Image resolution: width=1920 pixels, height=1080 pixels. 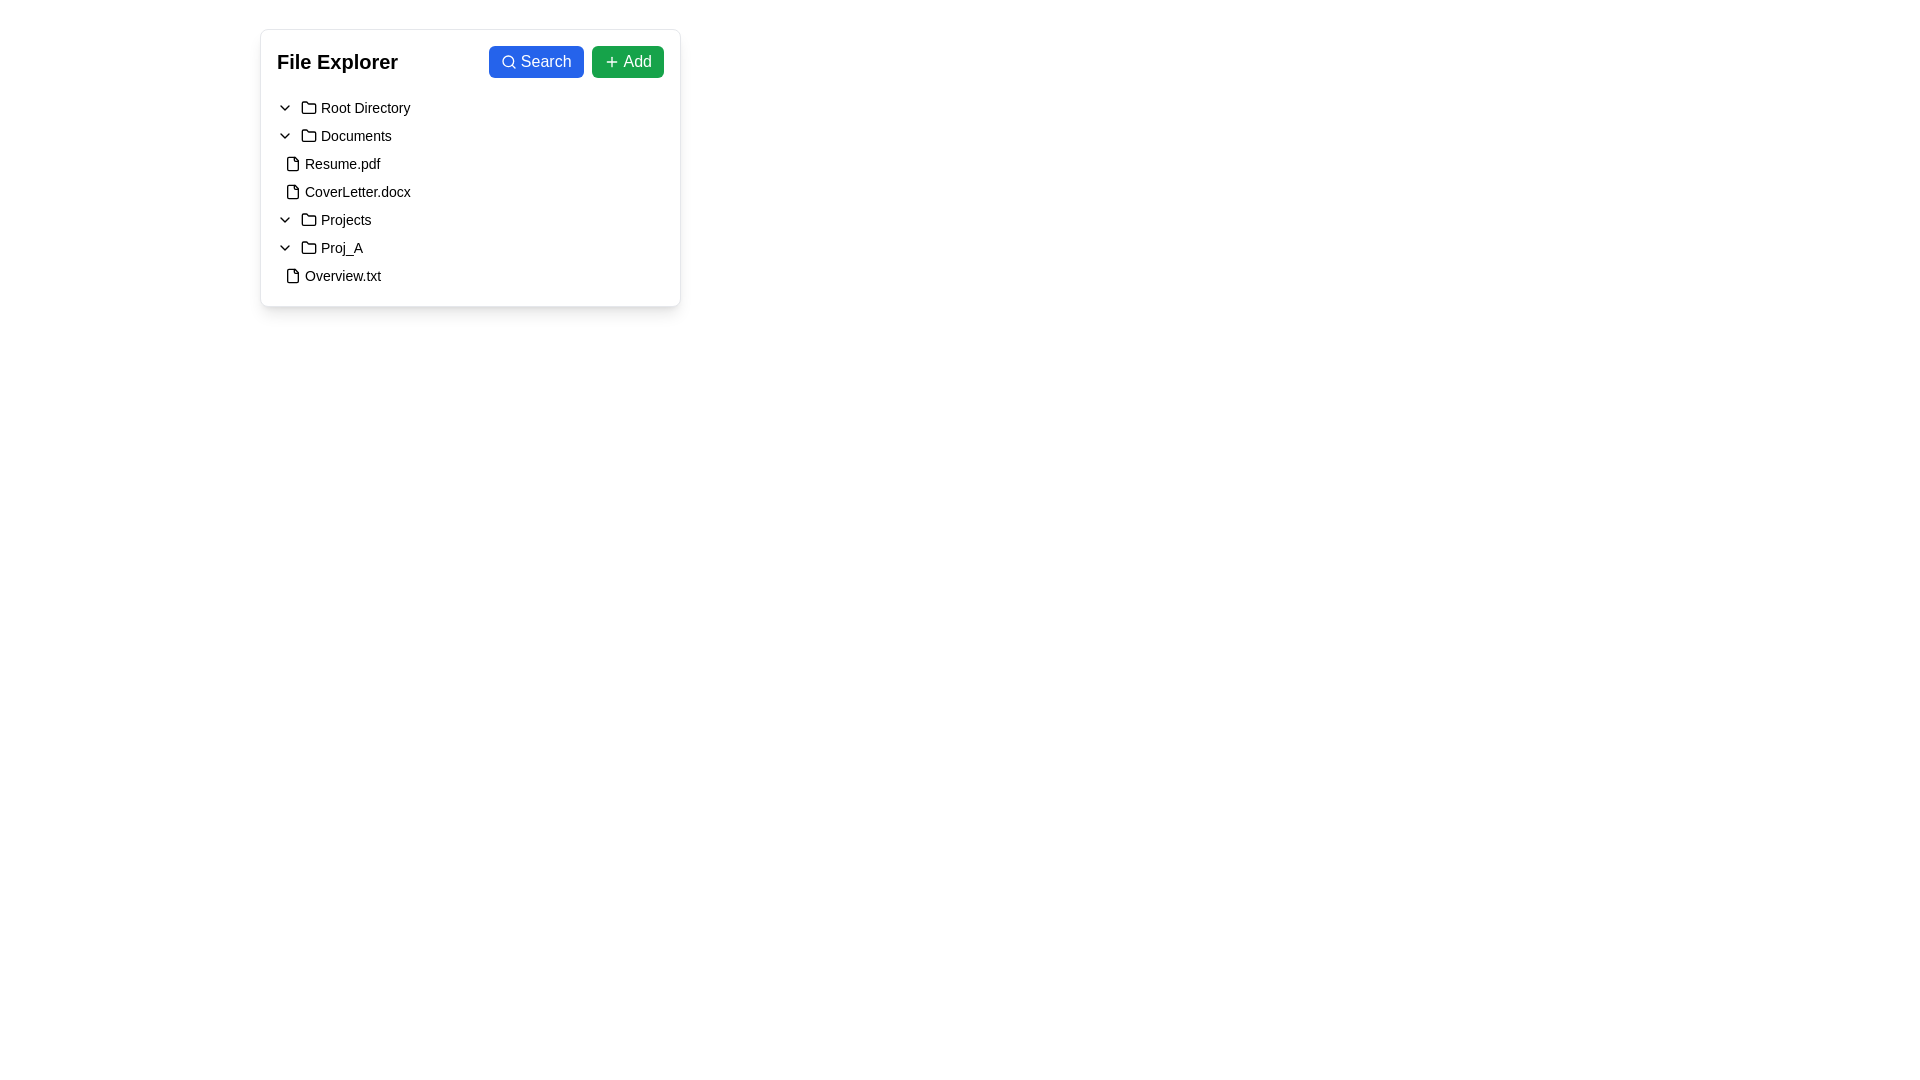 What do you see at coordinates (536, 60) in the screenshot?
I see `the blue rectangular 'Search' button with rounded corners located in the upper-right region of the 'File Explorer' card to initiate search` at bounding box center [536, 60].